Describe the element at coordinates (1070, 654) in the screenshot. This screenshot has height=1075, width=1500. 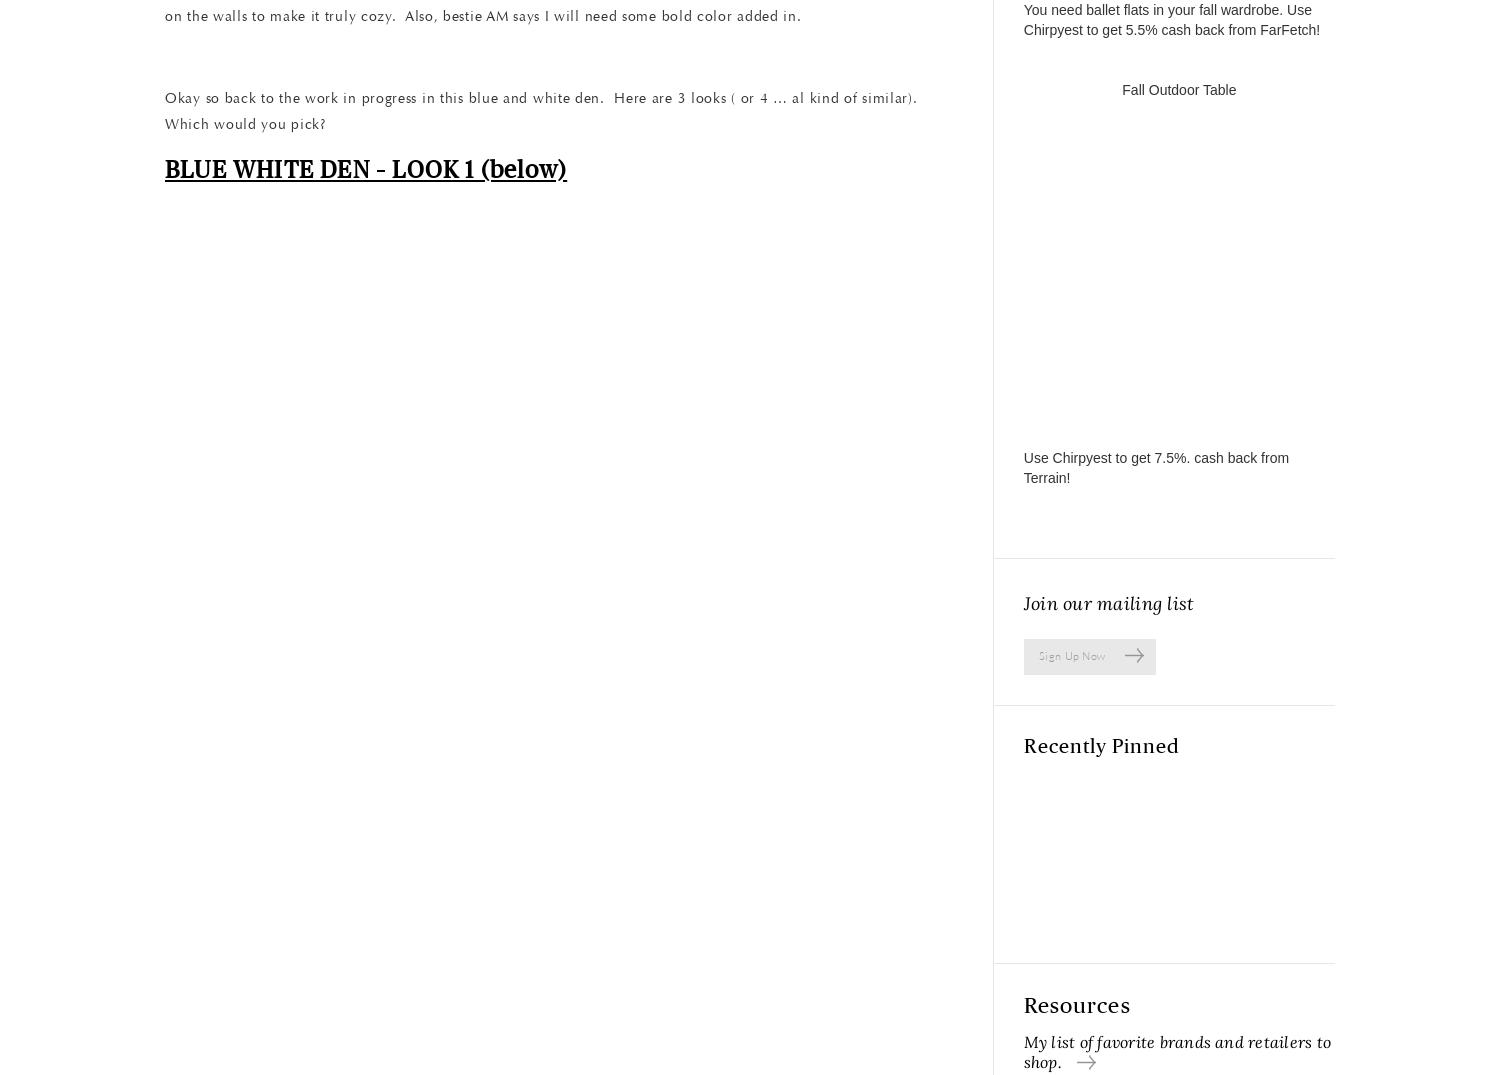
I see `'Sign Up Now'` at that location.